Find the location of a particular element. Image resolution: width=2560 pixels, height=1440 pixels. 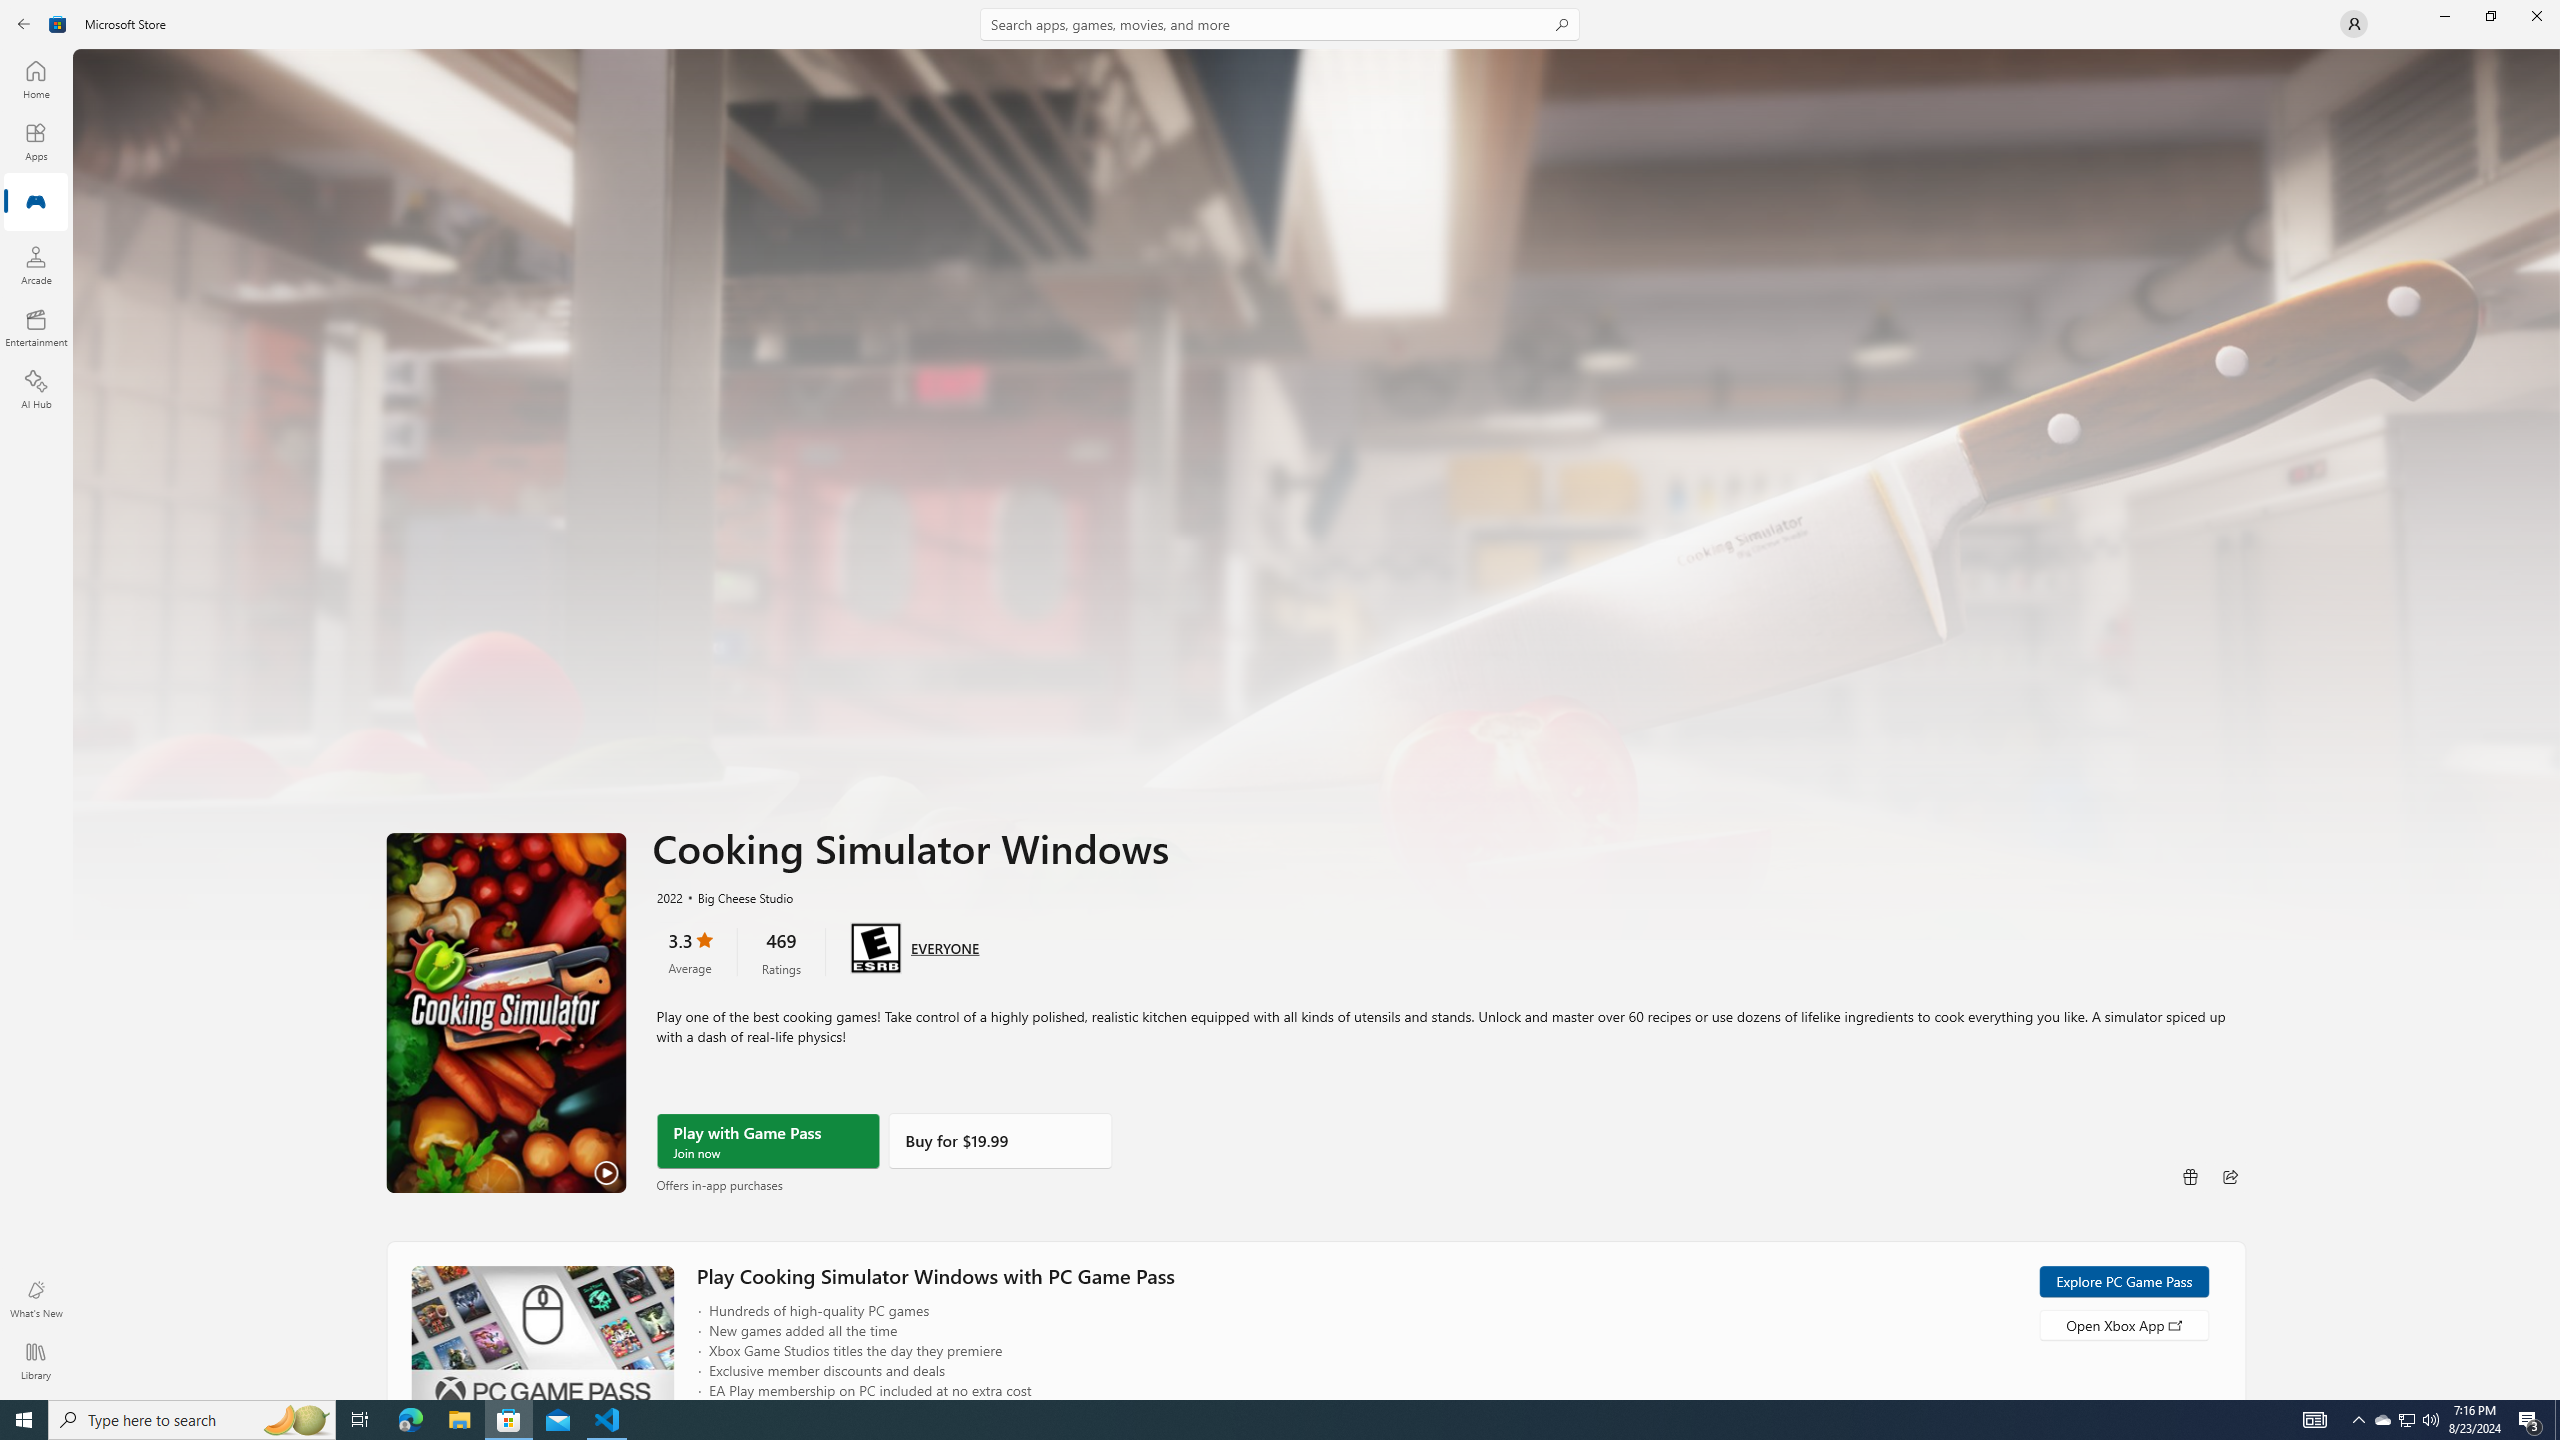

'What' is located at coordinates (34, 1298).